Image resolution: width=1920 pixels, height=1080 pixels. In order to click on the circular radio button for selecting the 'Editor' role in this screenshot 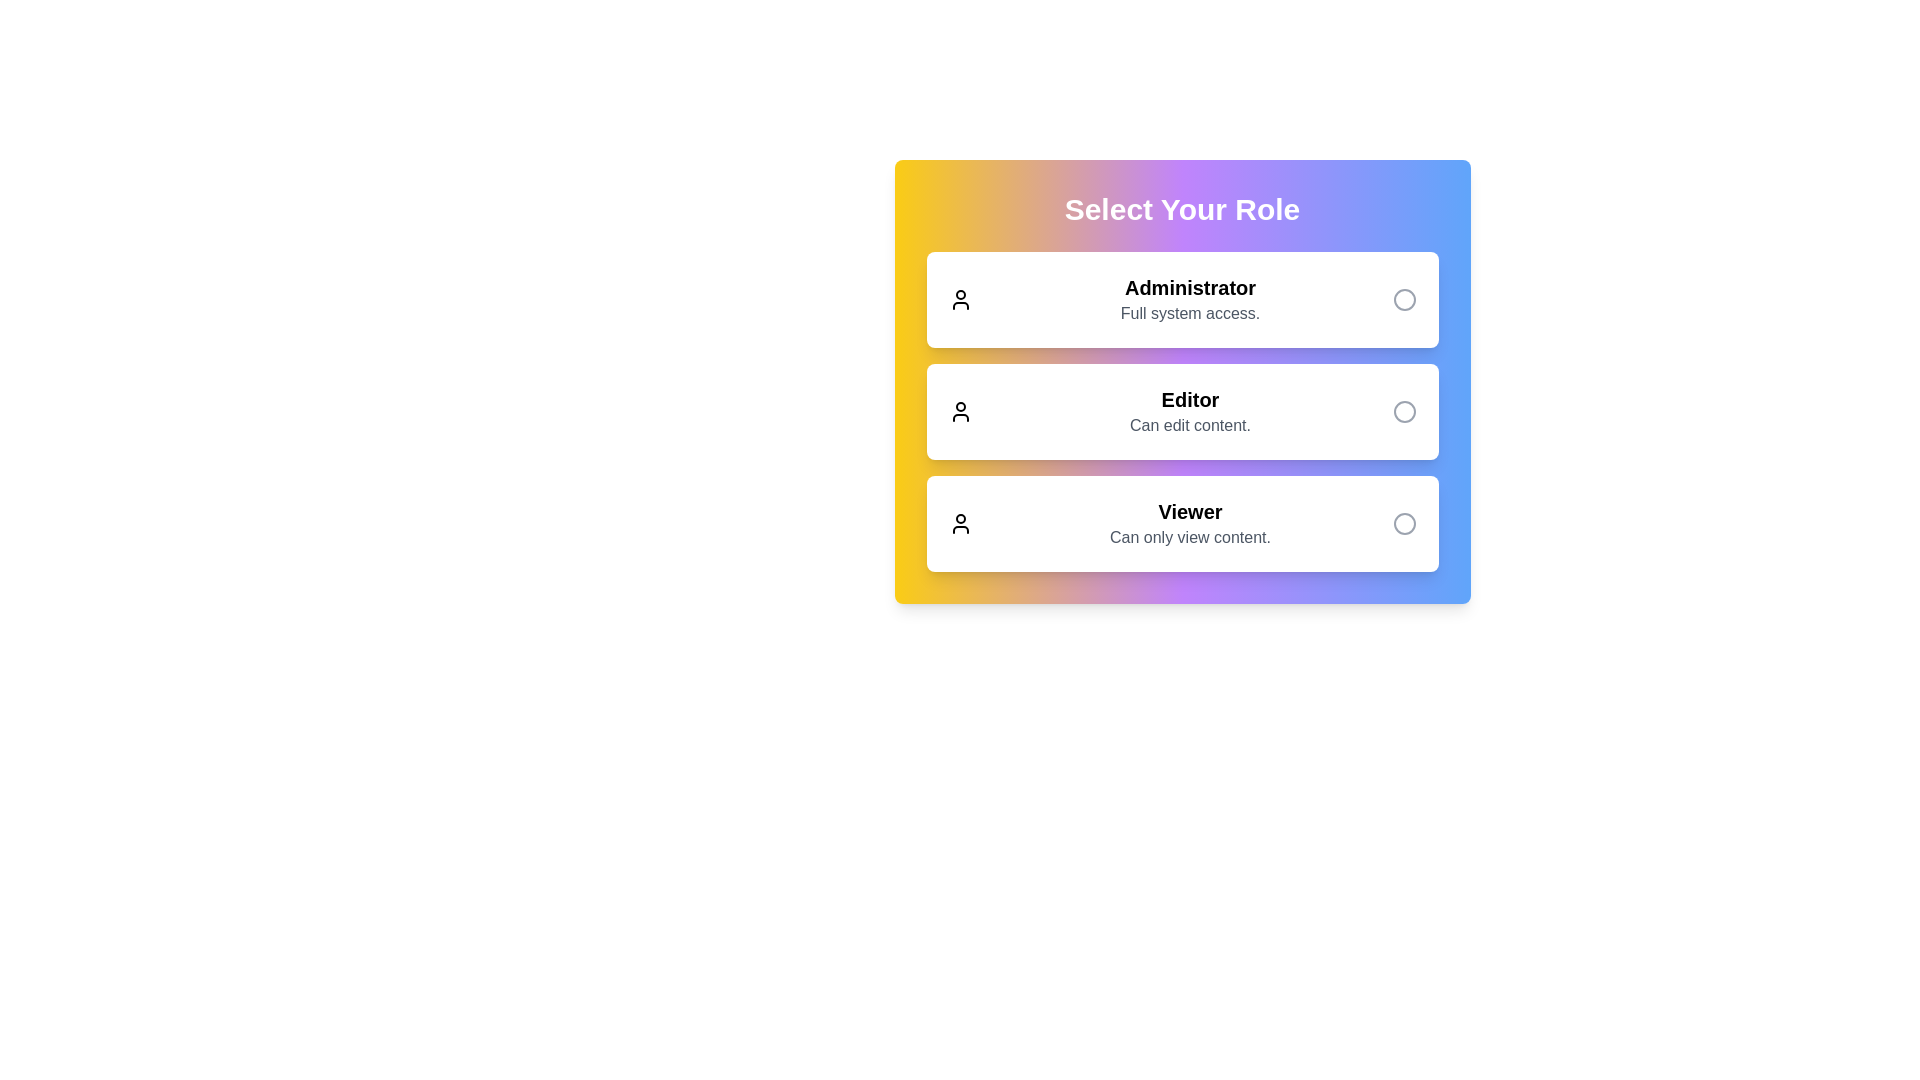, I will do `click(1403, 411)`.